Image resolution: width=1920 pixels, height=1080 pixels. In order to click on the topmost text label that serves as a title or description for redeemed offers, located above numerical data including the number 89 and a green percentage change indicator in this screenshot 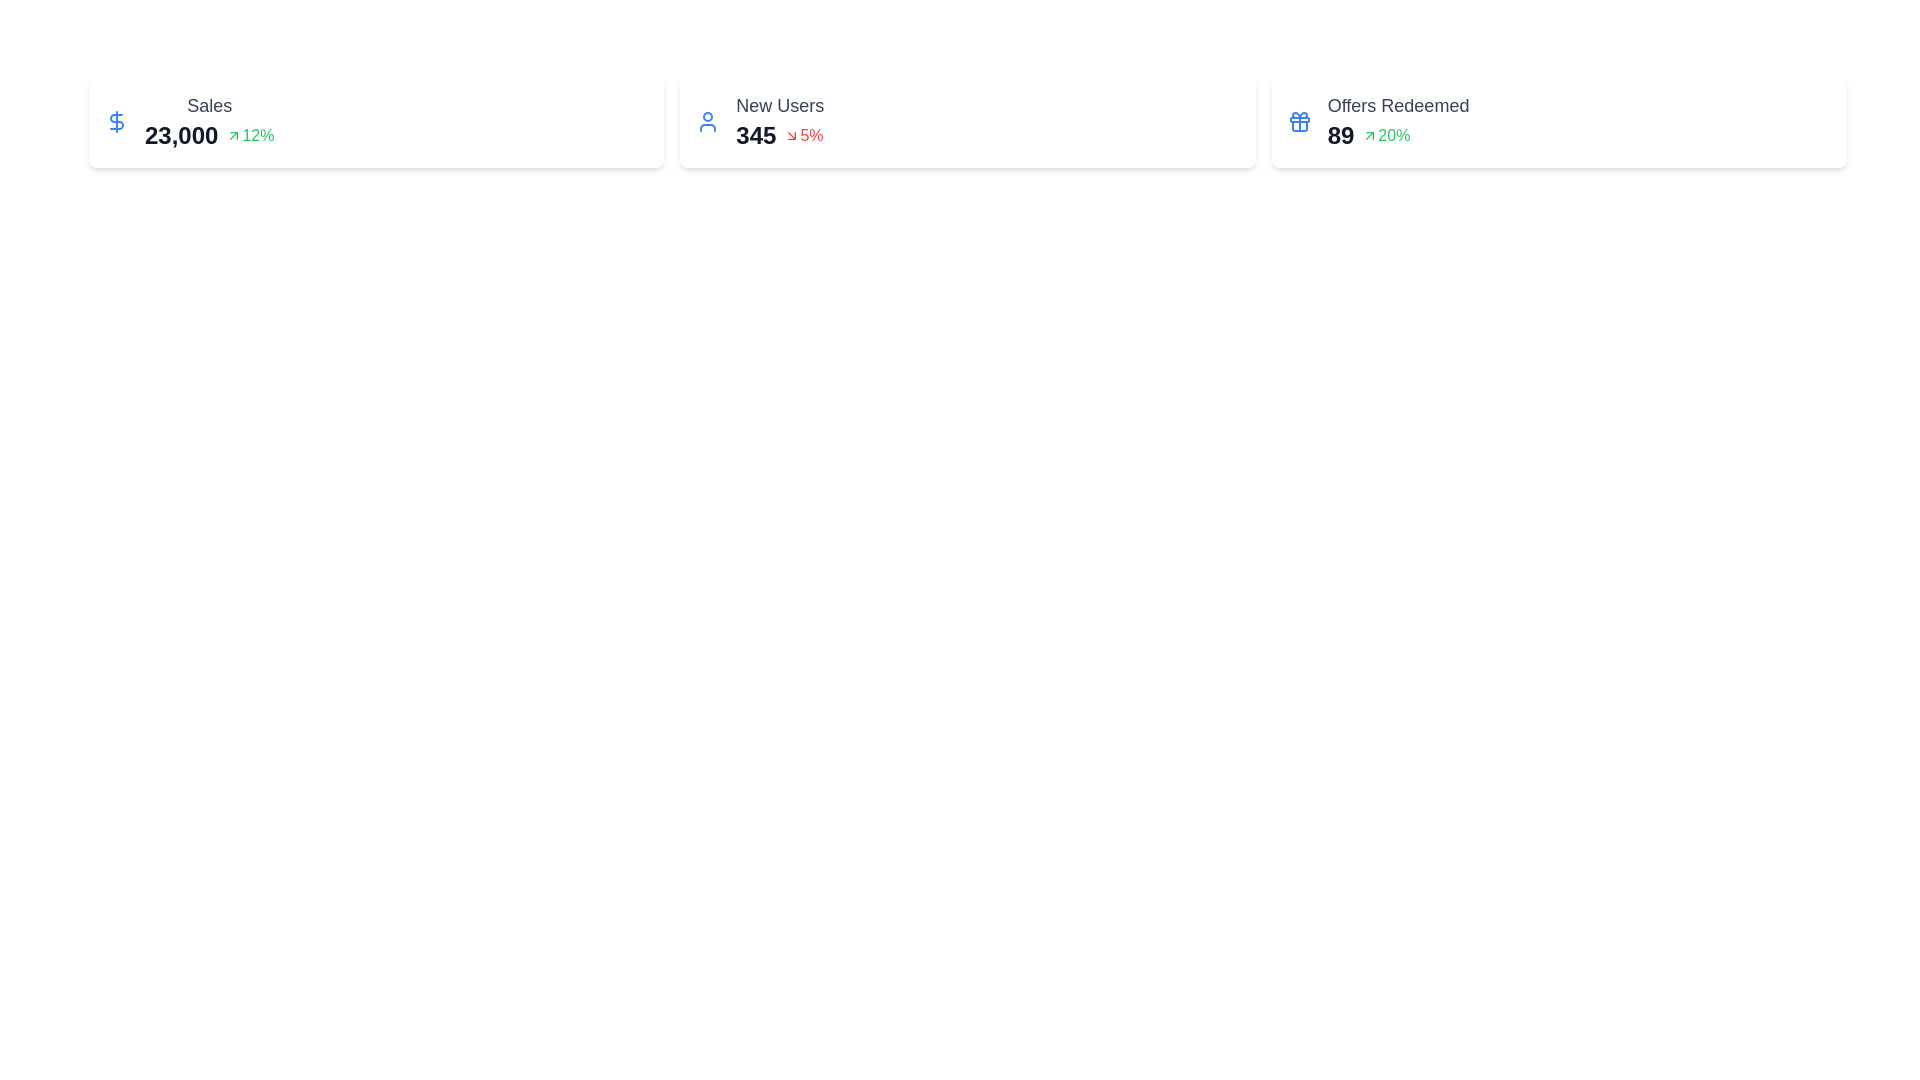, I will do `click(1397, 105)`.